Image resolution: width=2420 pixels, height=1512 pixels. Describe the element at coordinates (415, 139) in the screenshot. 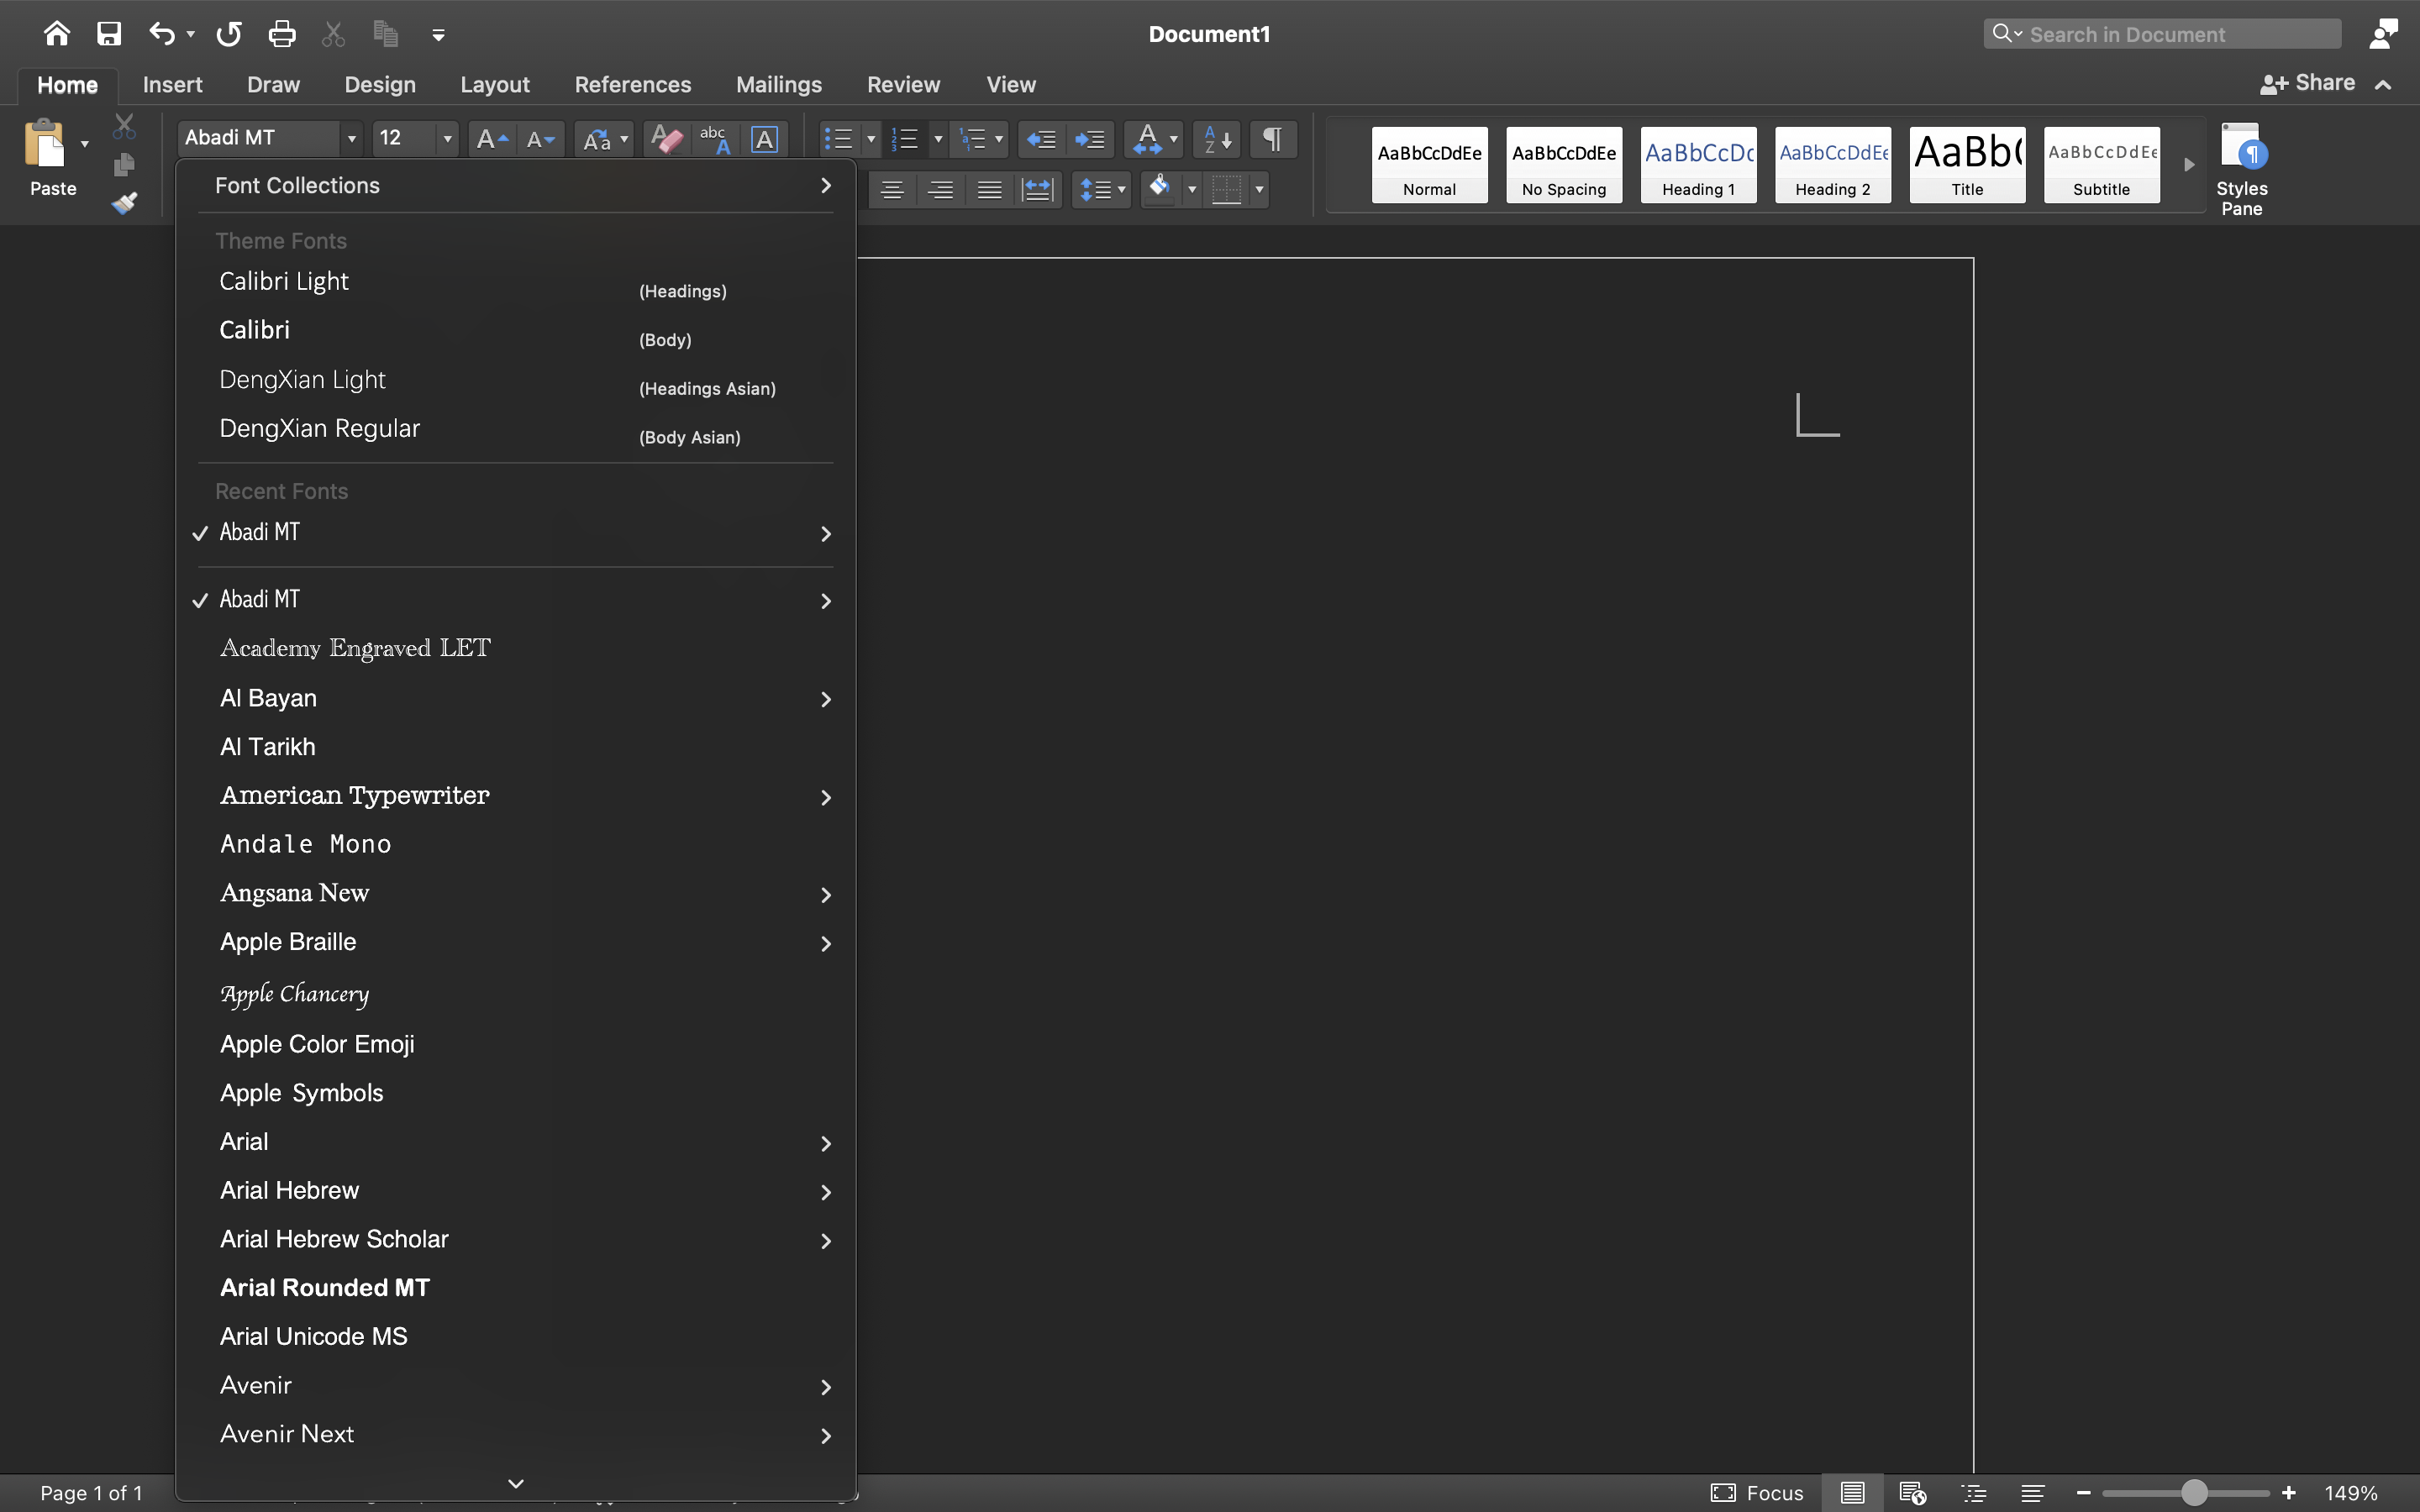

I see `'12'` at that location.